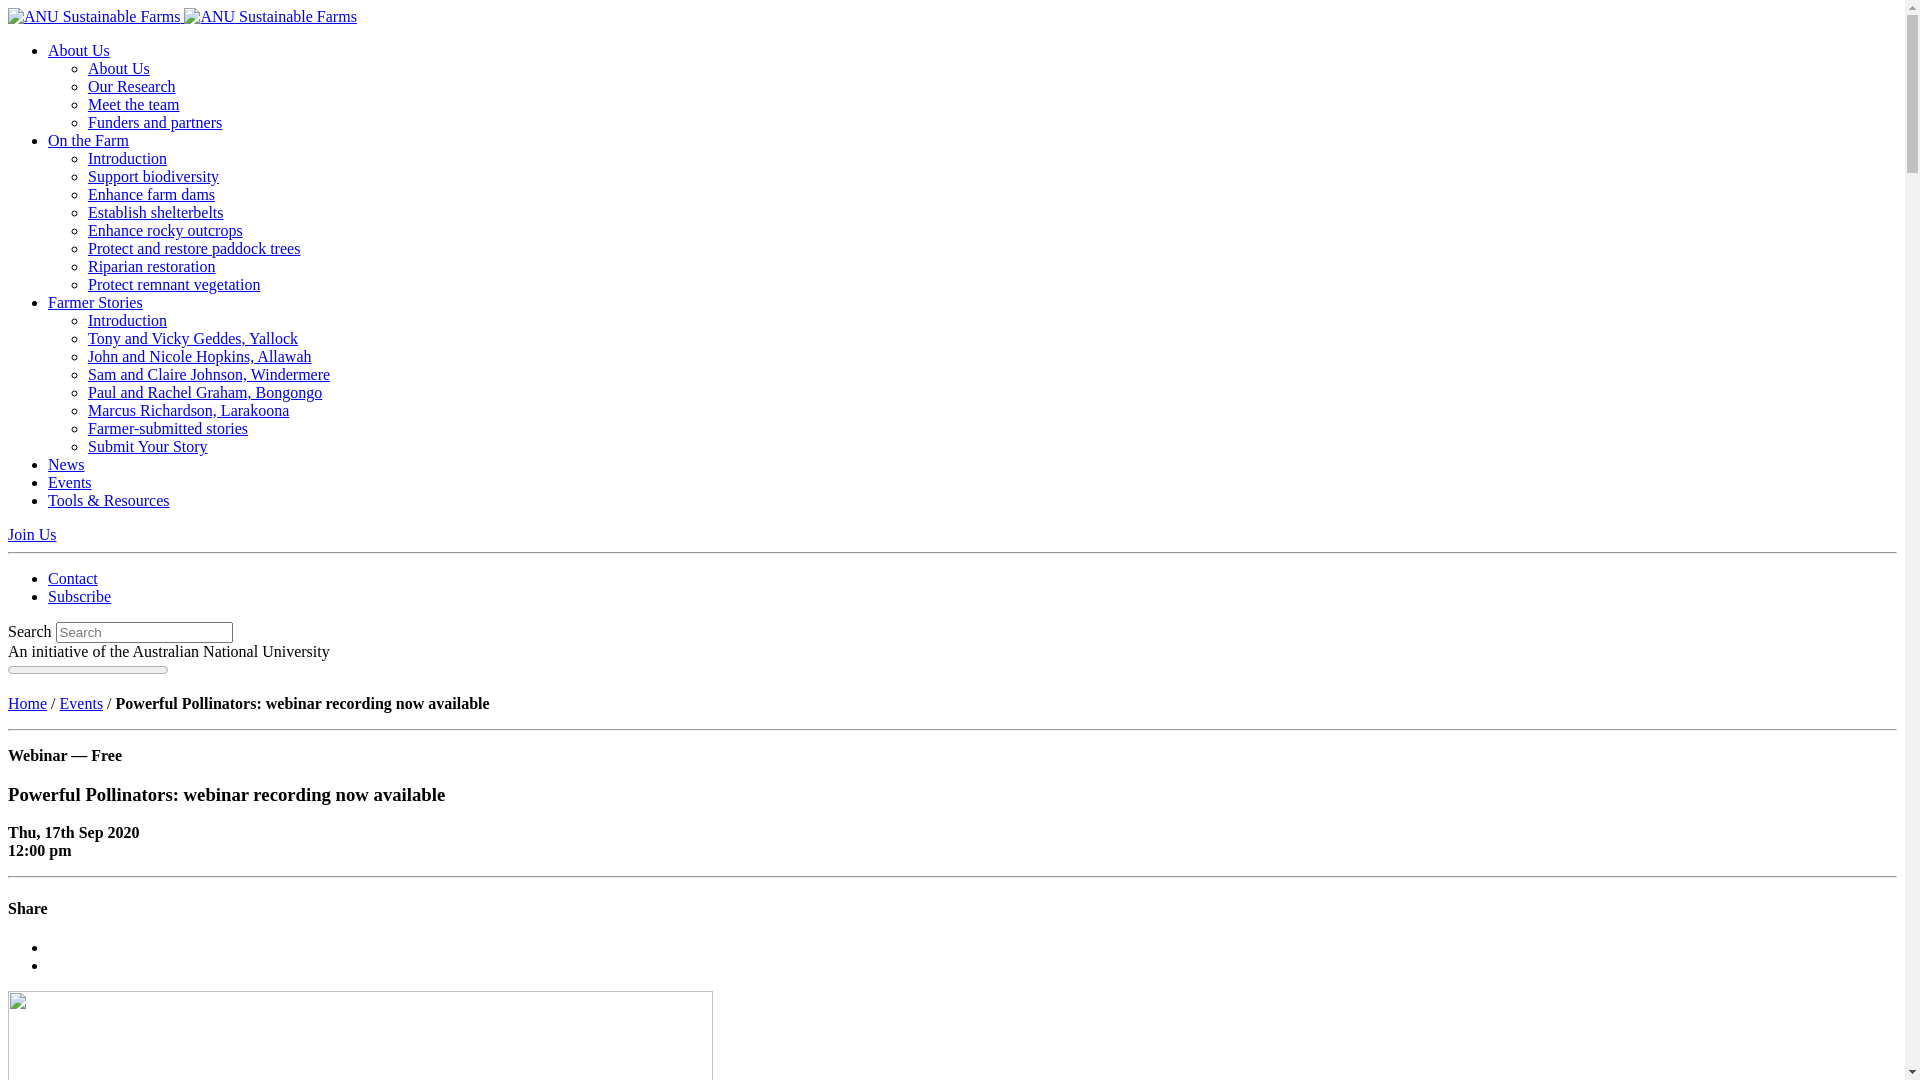 The image size is (1920, 1080). I want to click on 'Introduction', so click(86, 157).